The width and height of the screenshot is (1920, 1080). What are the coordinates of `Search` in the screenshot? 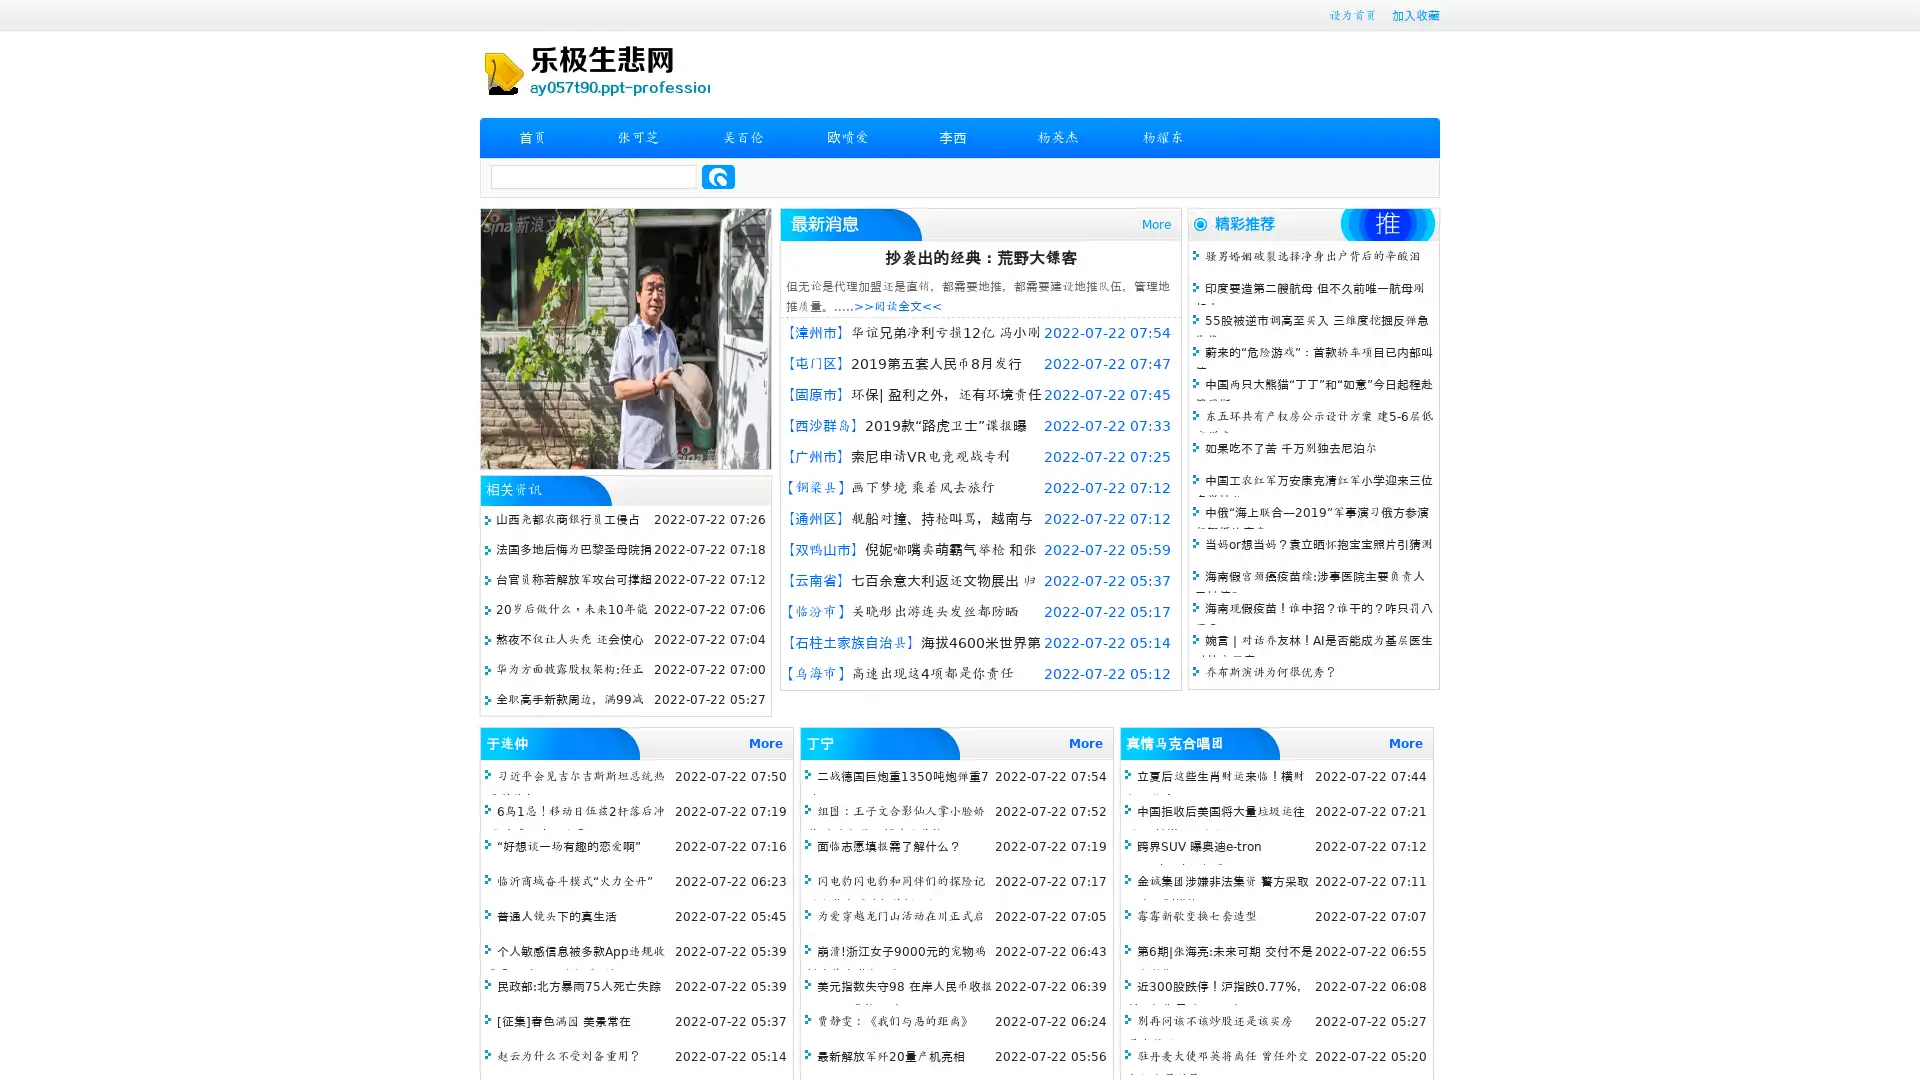 It's located at (718, 176).